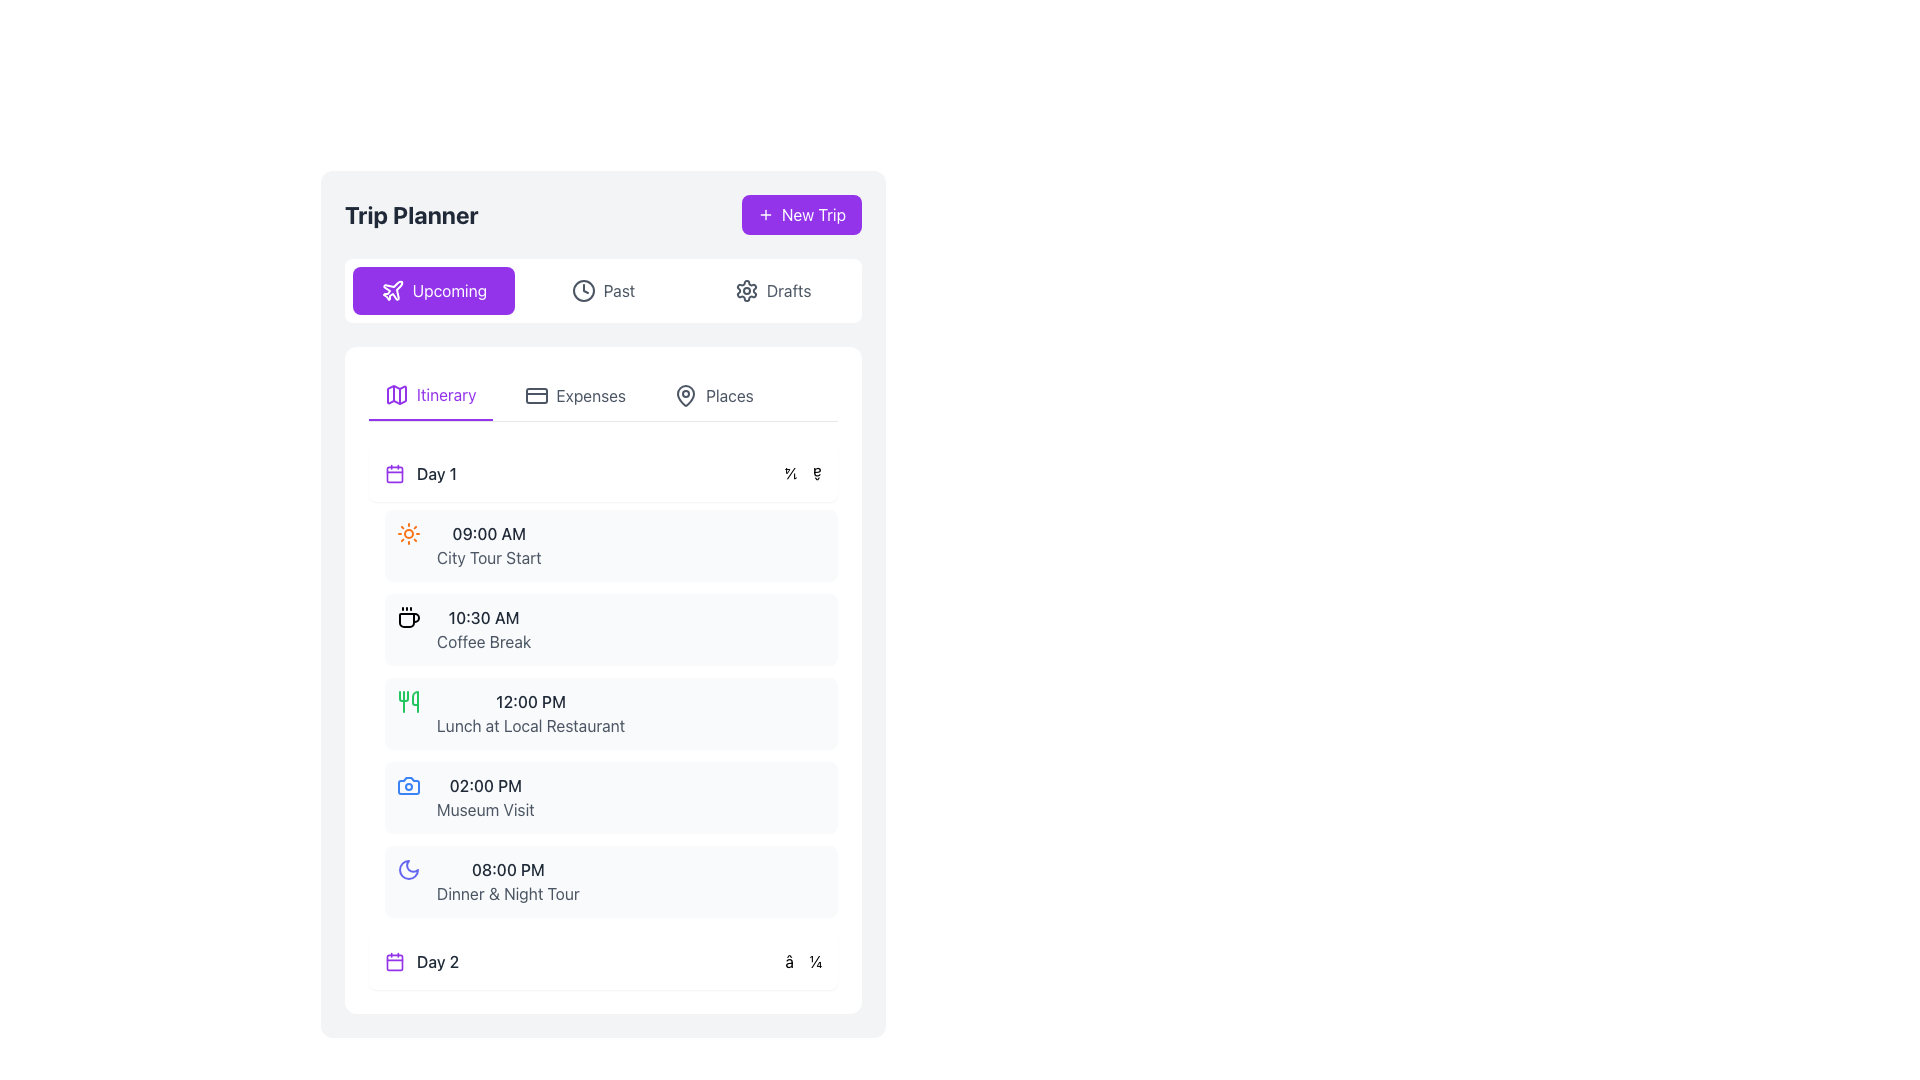 The height and width of the screenshot is (1080, 1920). I want to click on the schedule entry for a lunch appointment at a local restaurant scheduled at 12:00 PM, which is located in the itinerary list between the '10:30 AM Coffee Break' and '02:00 PM Museum Visit' entries, so click(531, 712).